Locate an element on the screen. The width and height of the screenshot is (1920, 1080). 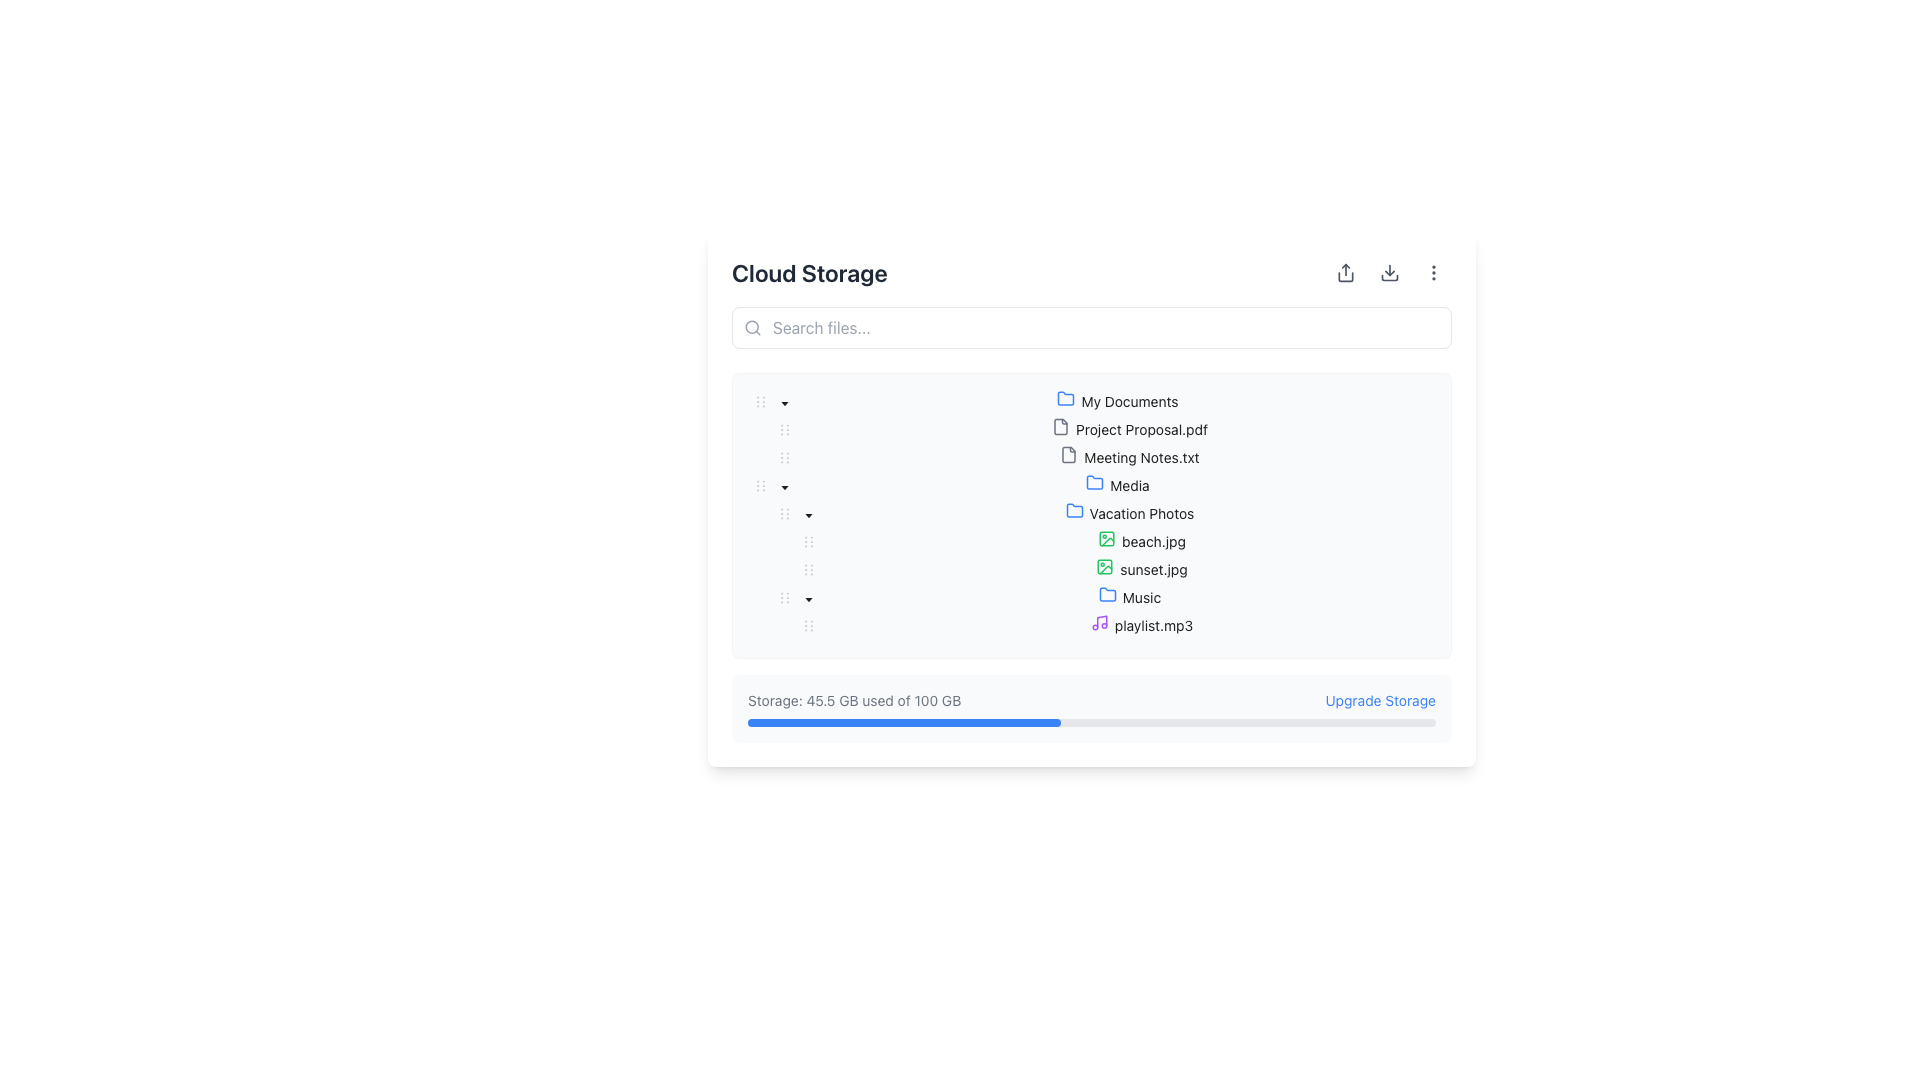
the first icon button in the horizontal row at the top-right corner of the UI is located at coordinates (1345, 273).